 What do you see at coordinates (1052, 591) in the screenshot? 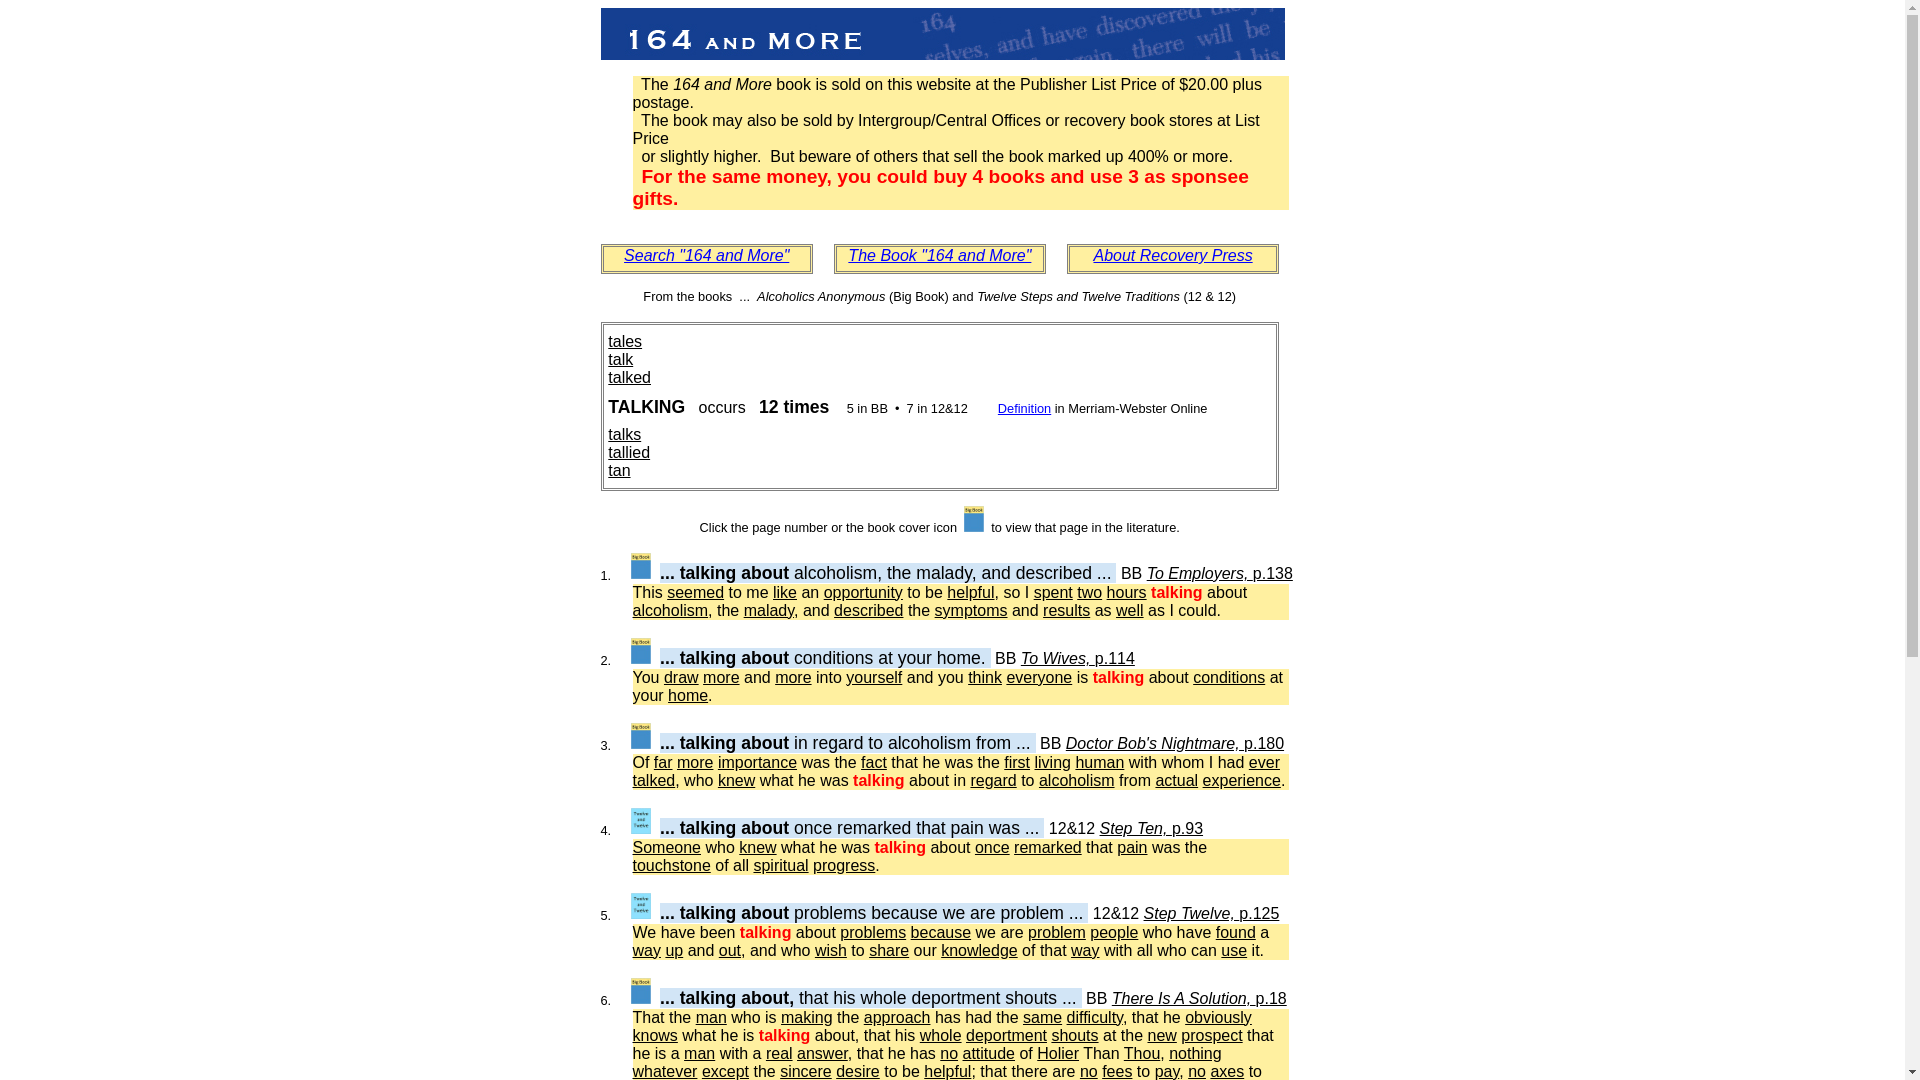
I see `'spent'` at bounding box center [1052, 591].